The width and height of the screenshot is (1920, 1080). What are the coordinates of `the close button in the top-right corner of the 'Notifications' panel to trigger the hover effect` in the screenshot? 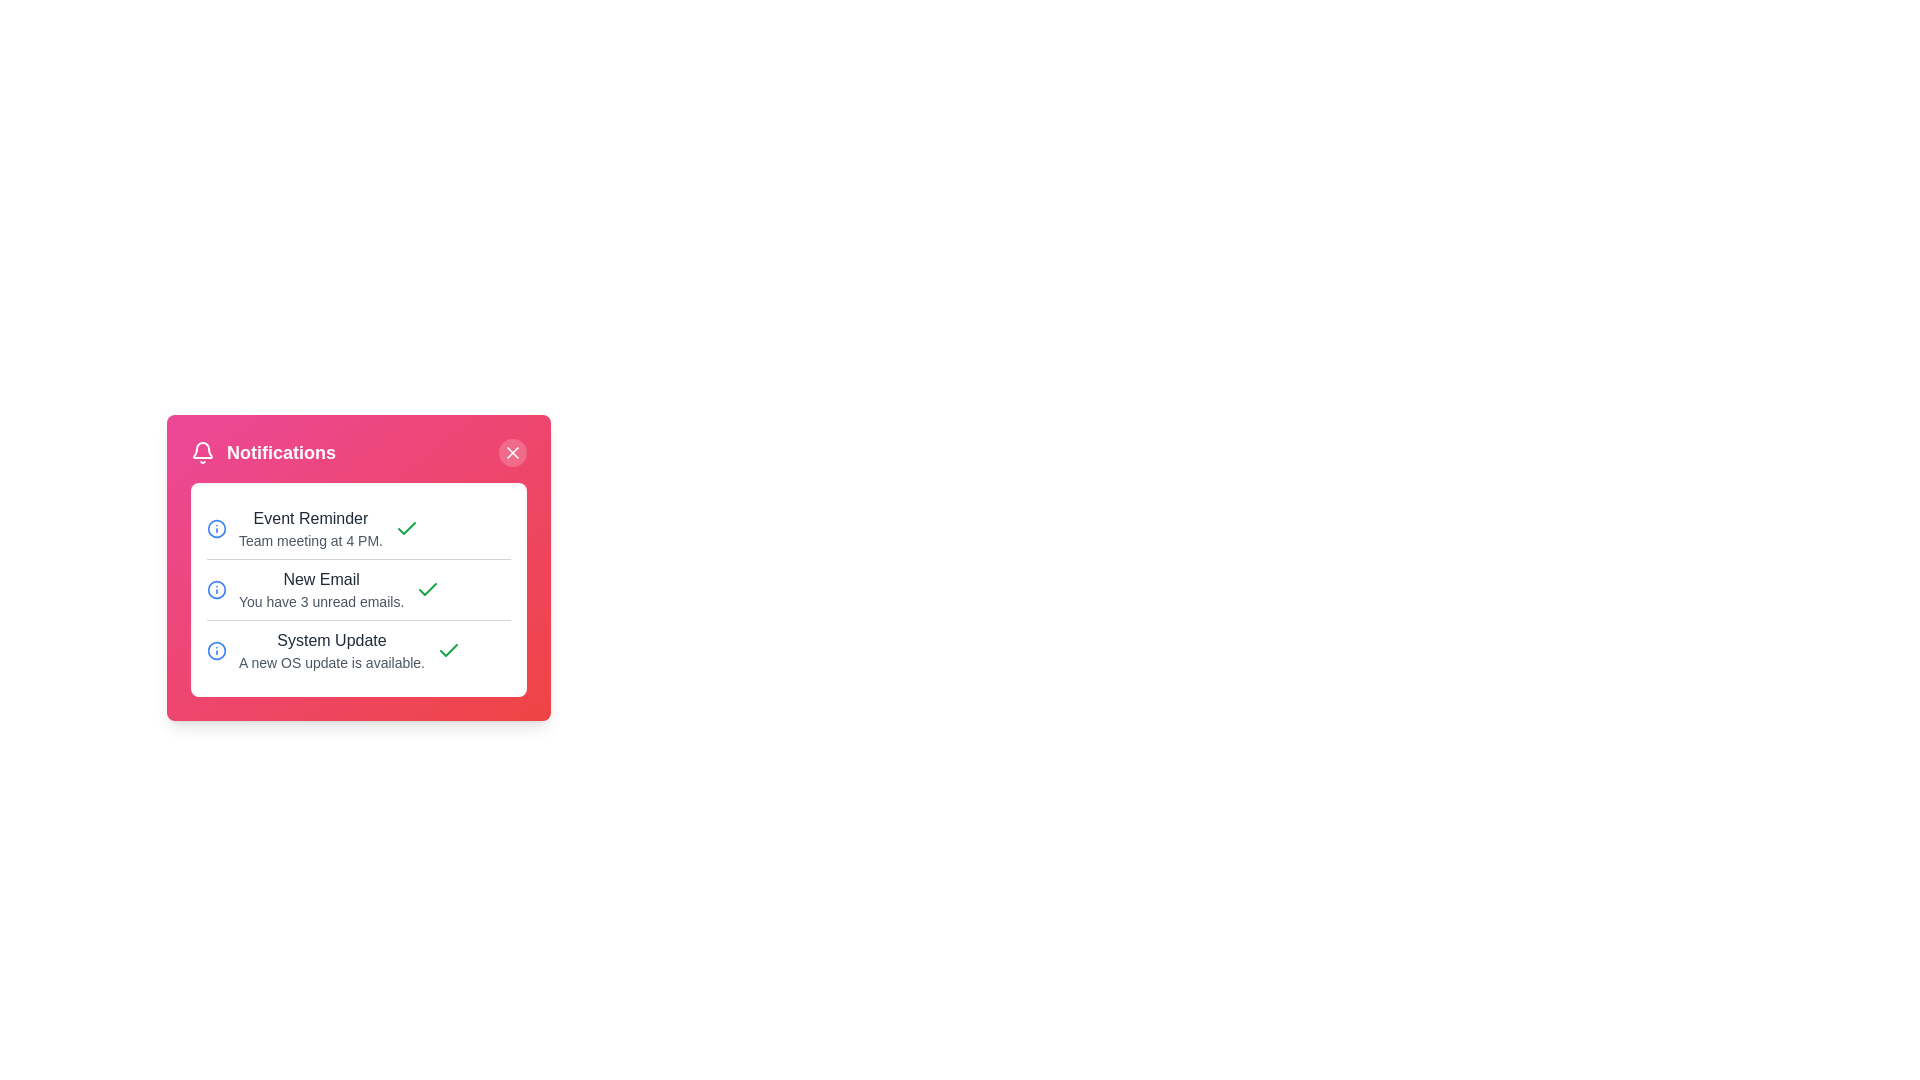 It's located at (513, 452).